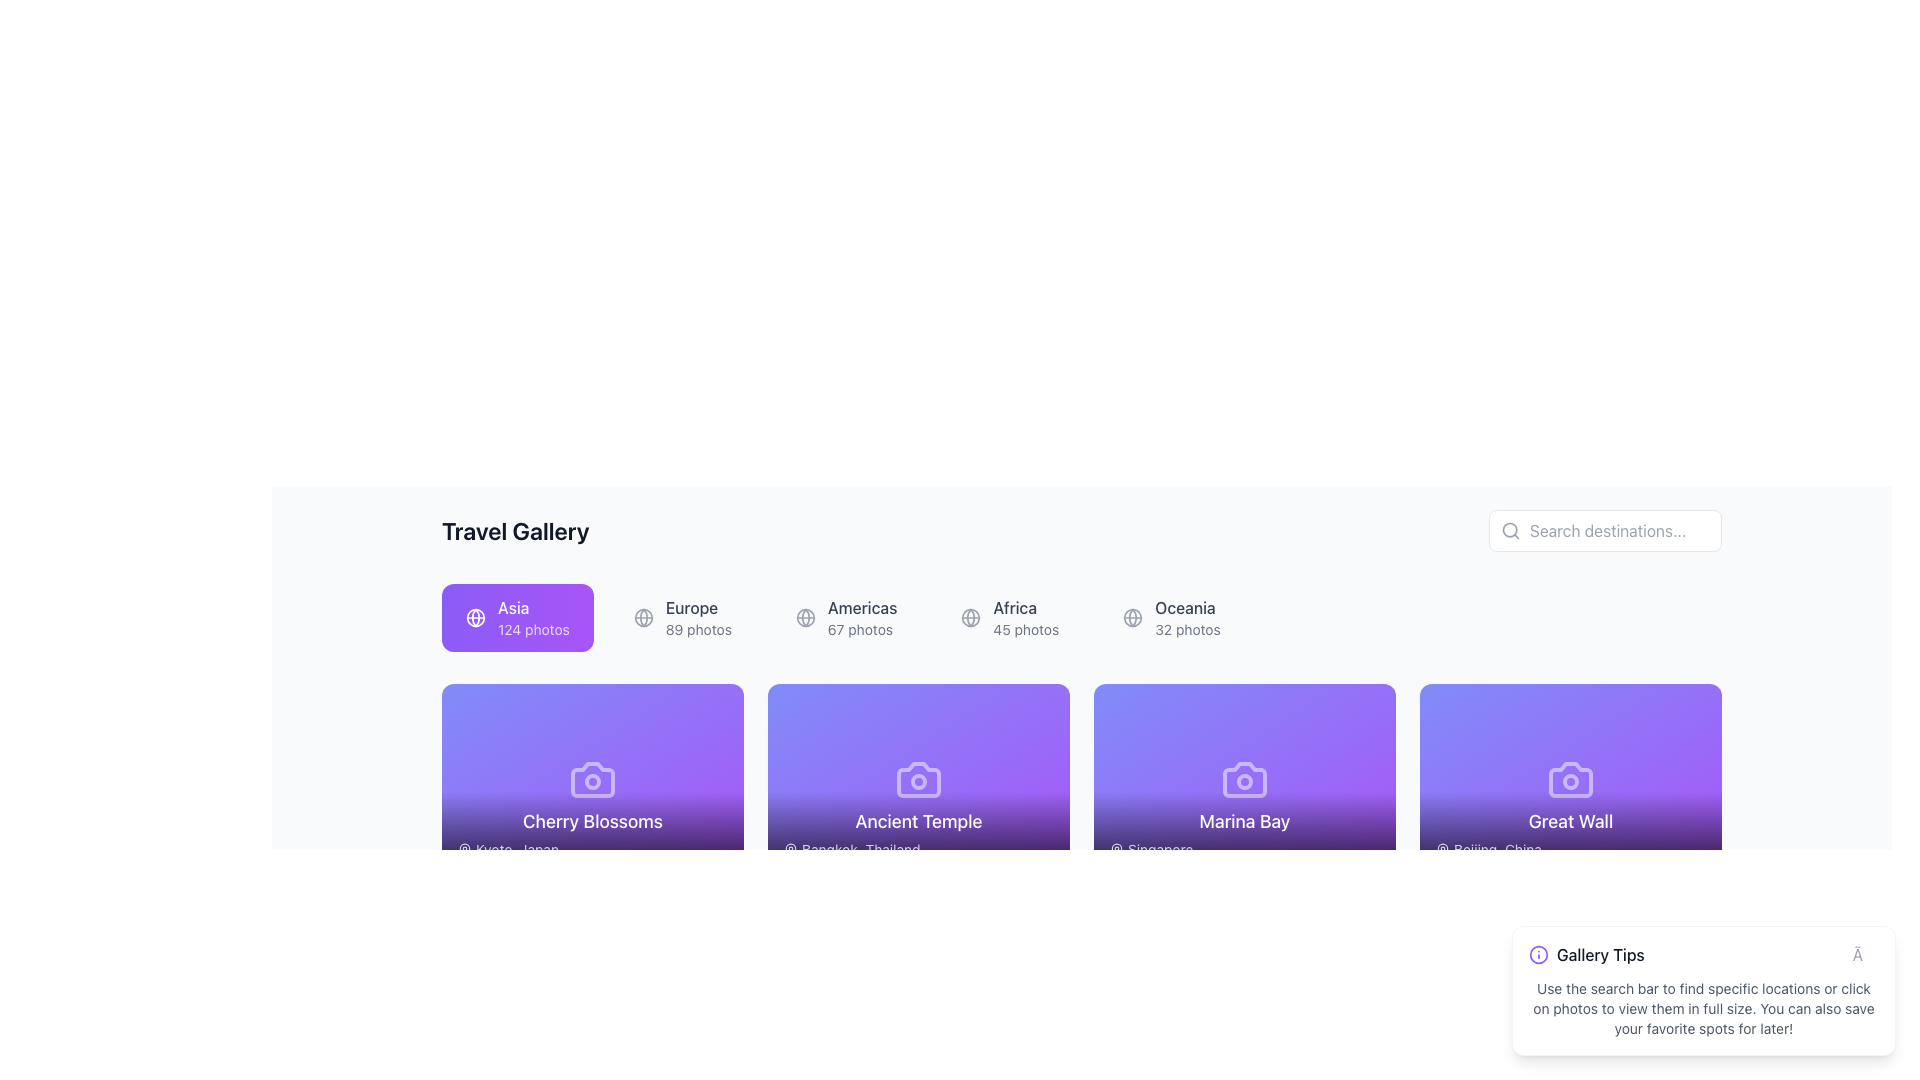 This screenshot has width=1920, height=1080. What do you see at coordinates (592, 849) in the screenshot?
I see `the informational text label indicating 'Kyoto, Japan' located at the bottom section of the 'Cherry Blossoms' card in the gallery layout` at bounding box center [592, 849].